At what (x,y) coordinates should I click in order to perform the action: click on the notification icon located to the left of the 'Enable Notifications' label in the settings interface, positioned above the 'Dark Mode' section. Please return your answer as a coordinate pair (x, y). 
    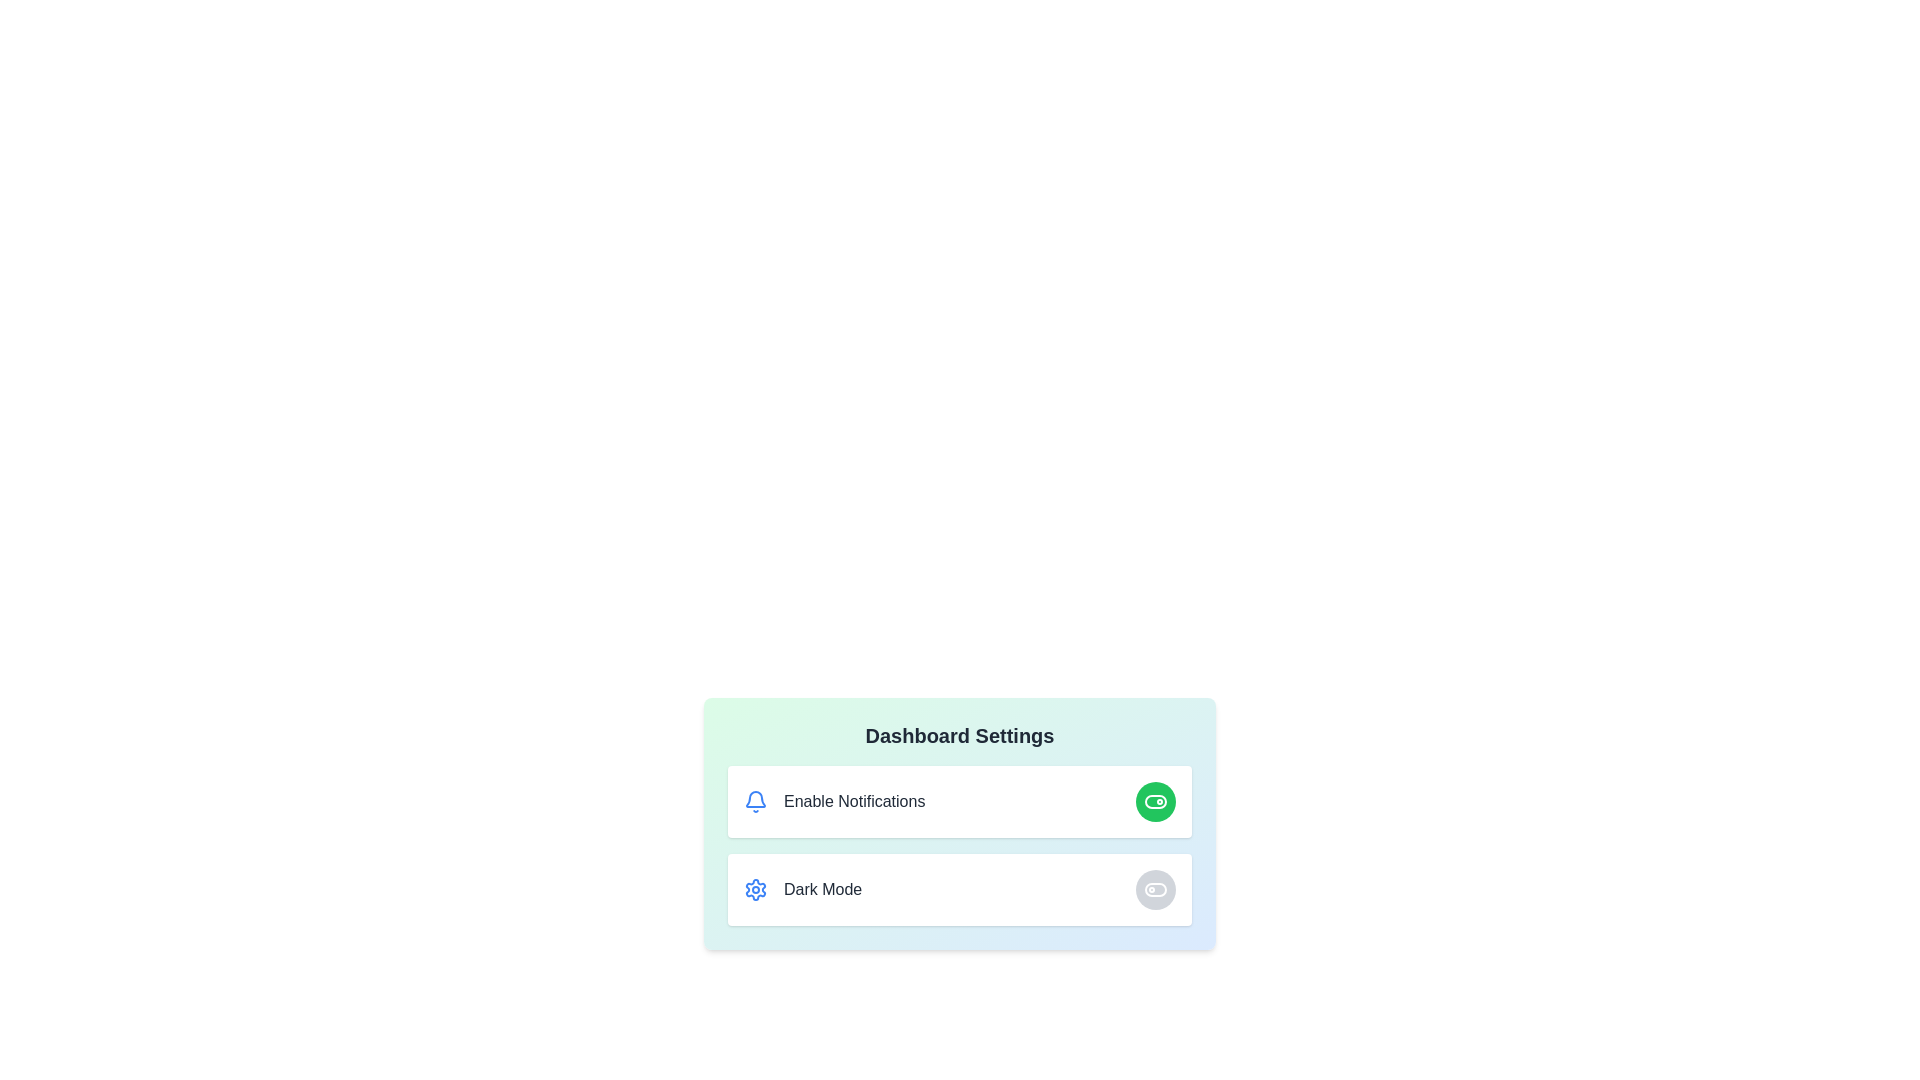
    Looking at the image, I should click on (754, 801).